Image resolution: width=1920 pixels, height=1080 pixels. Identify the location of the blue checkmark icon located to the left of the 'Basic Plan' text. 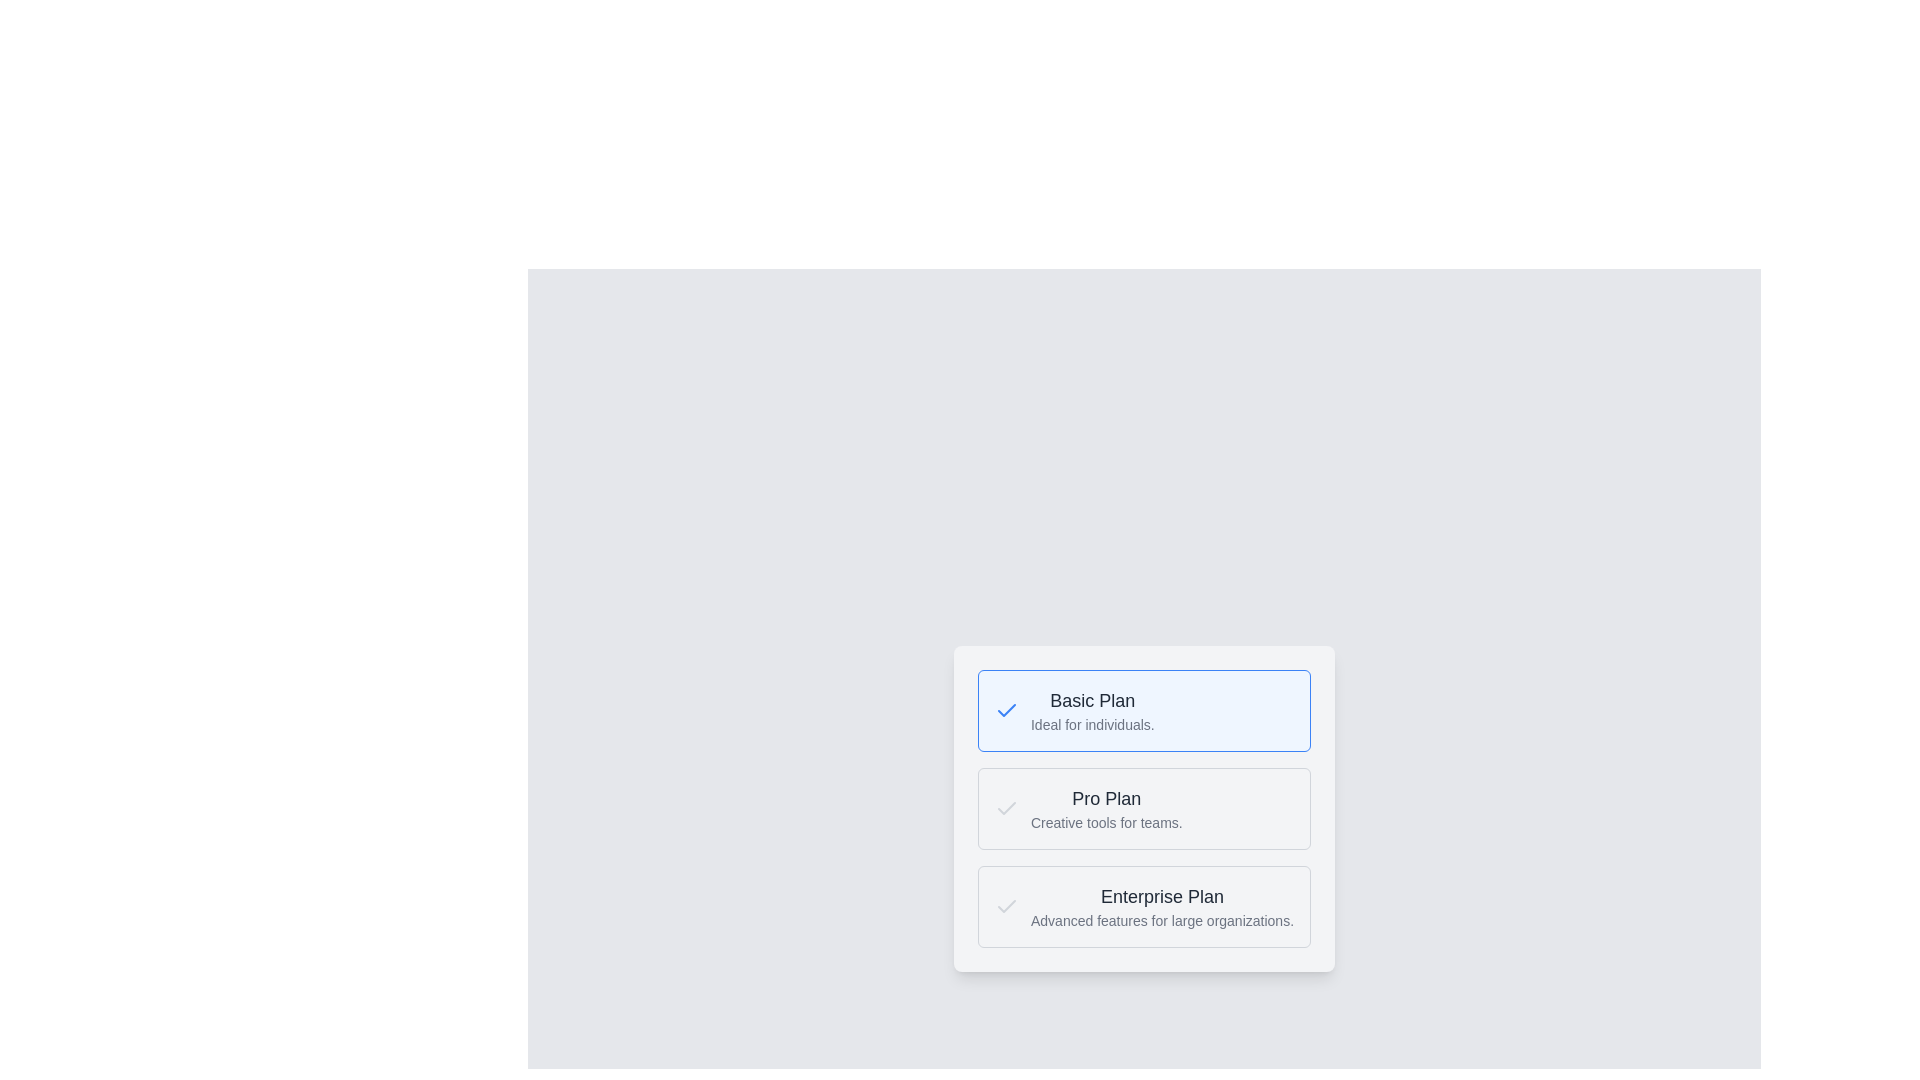
(1007, 709).